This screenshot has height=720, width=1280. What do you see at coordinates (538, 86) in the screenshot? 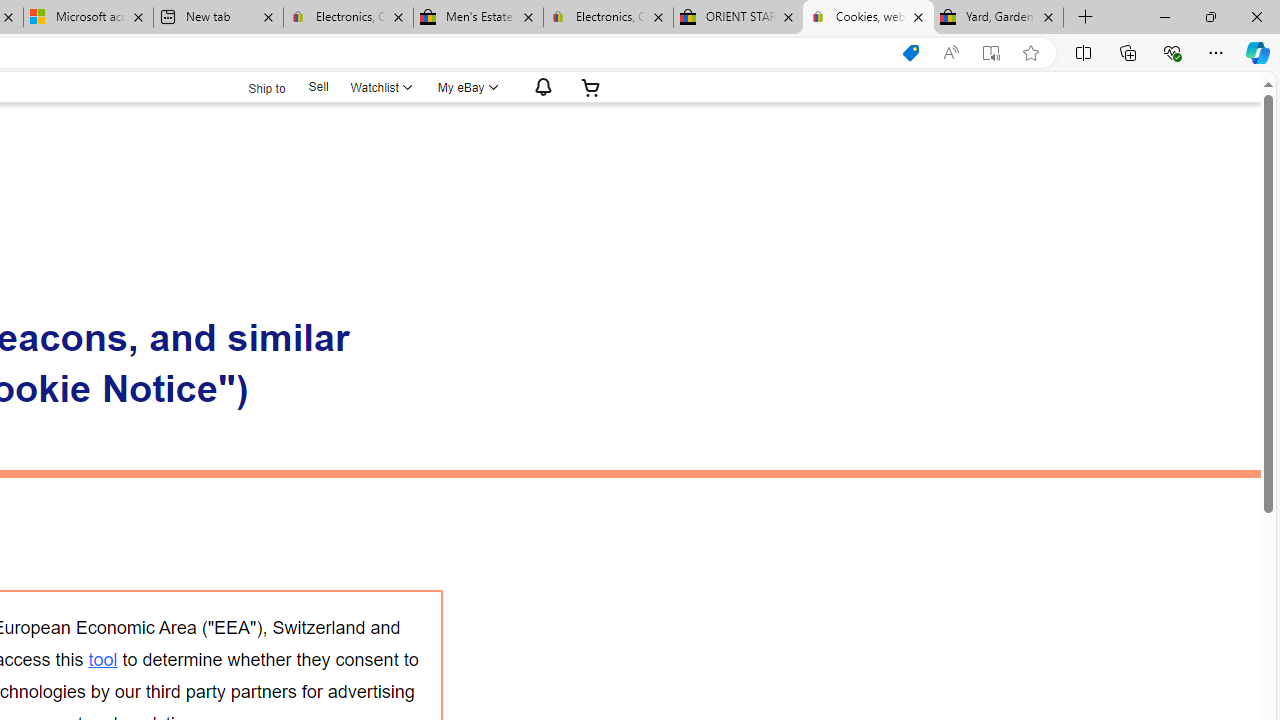
I see `'Notifications'` at bounding box center [538, 86].